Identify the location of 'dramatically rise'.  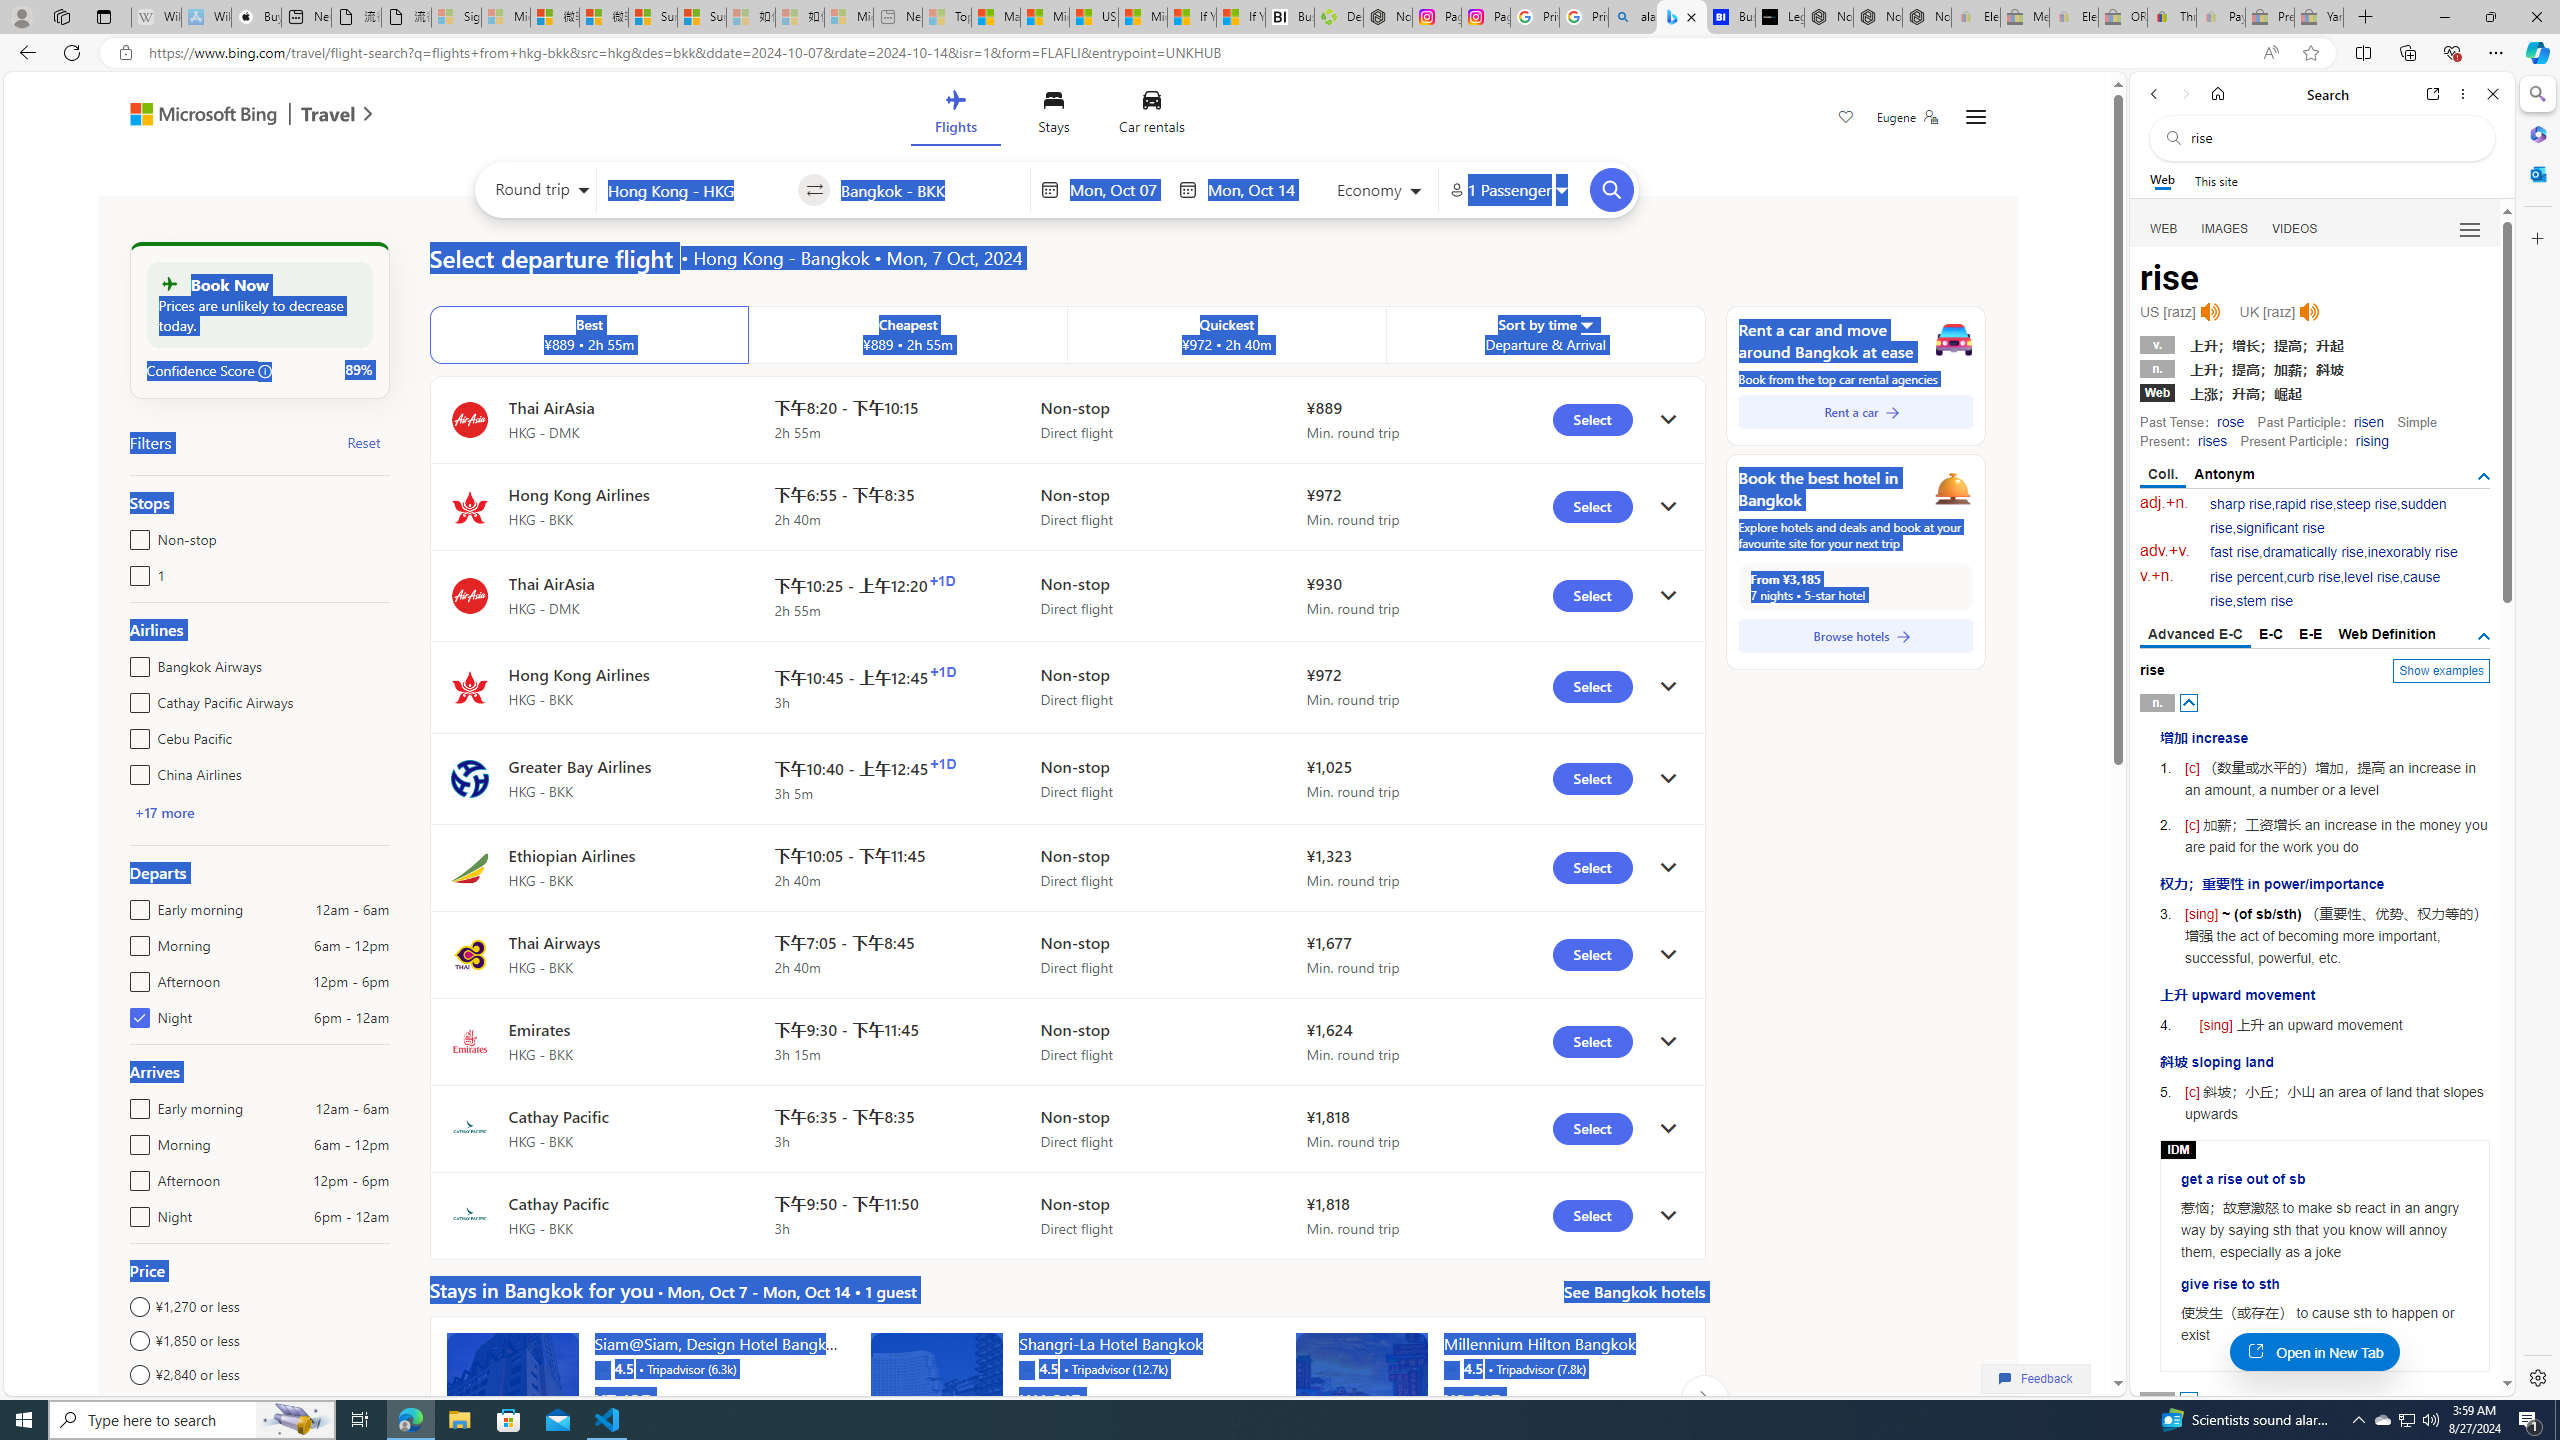
(2311, 551).